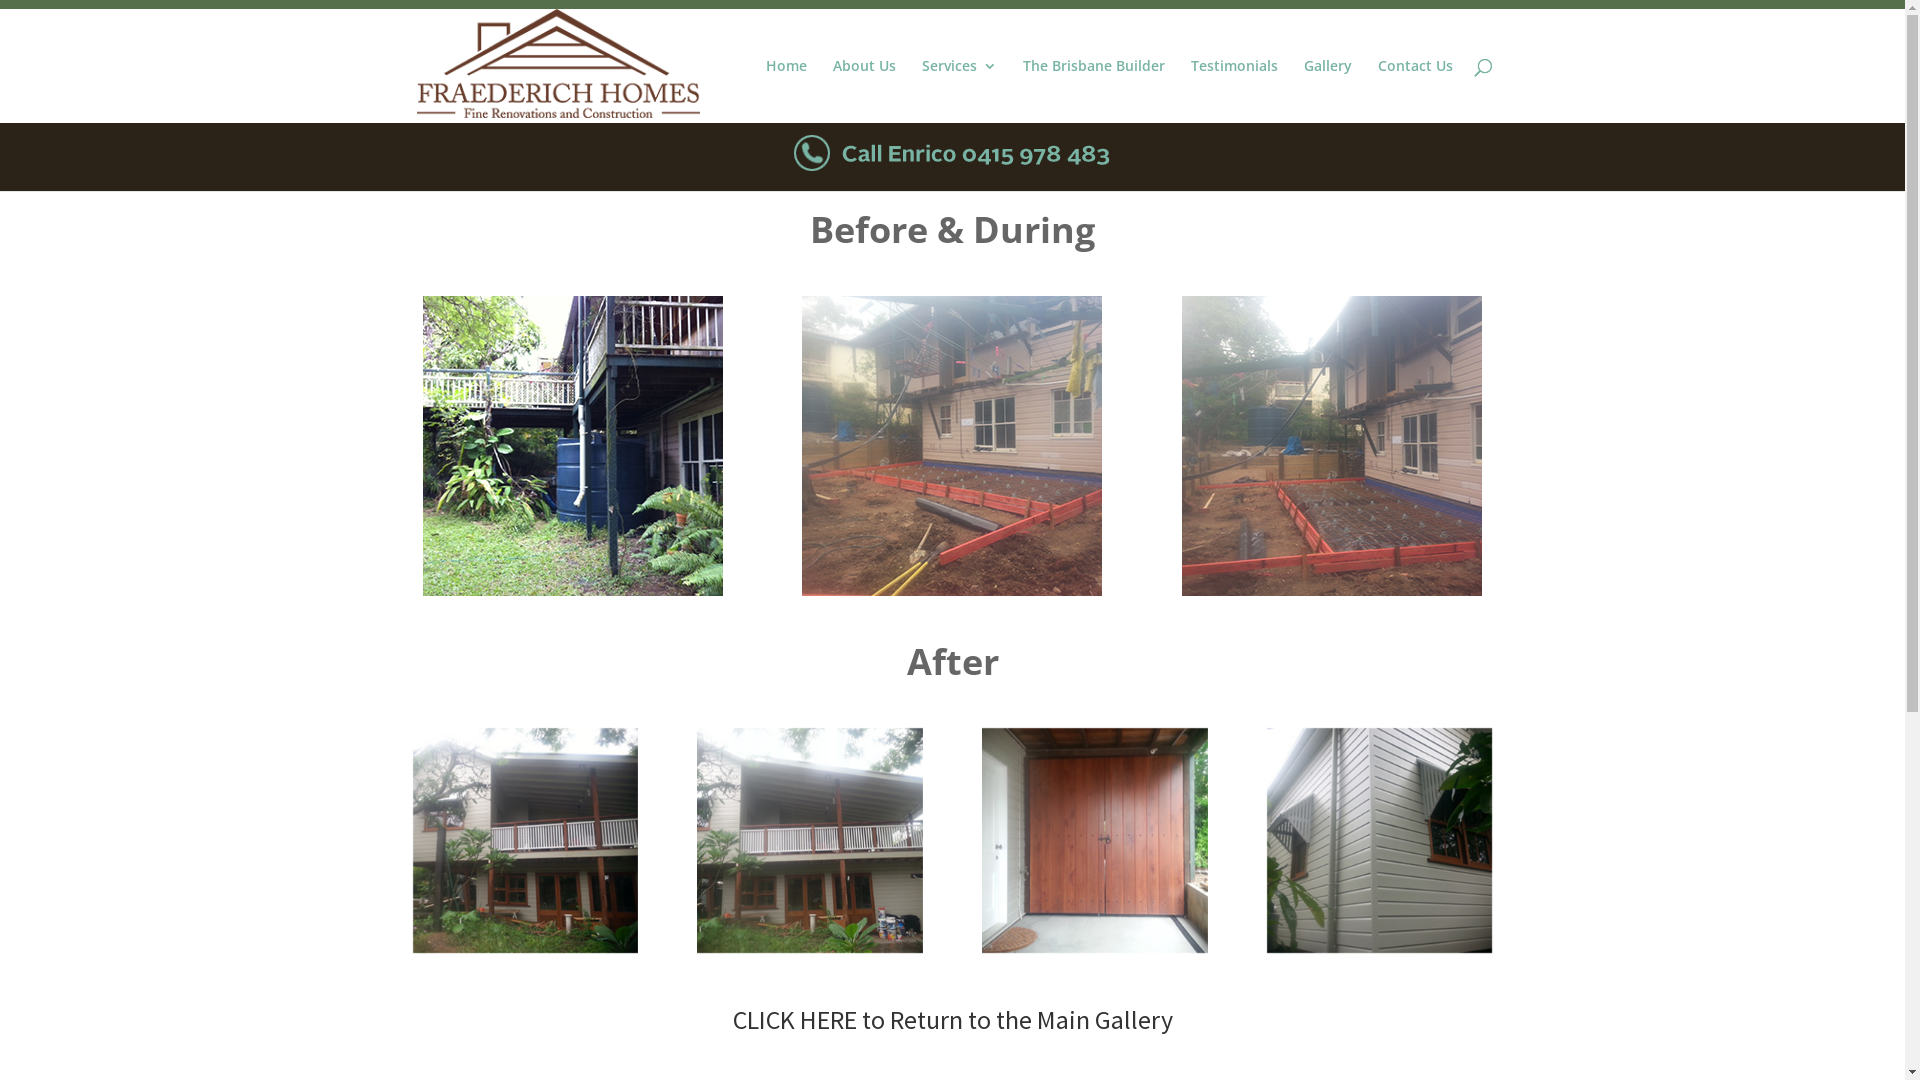  I want to click on 'Services', so click(958, 91).